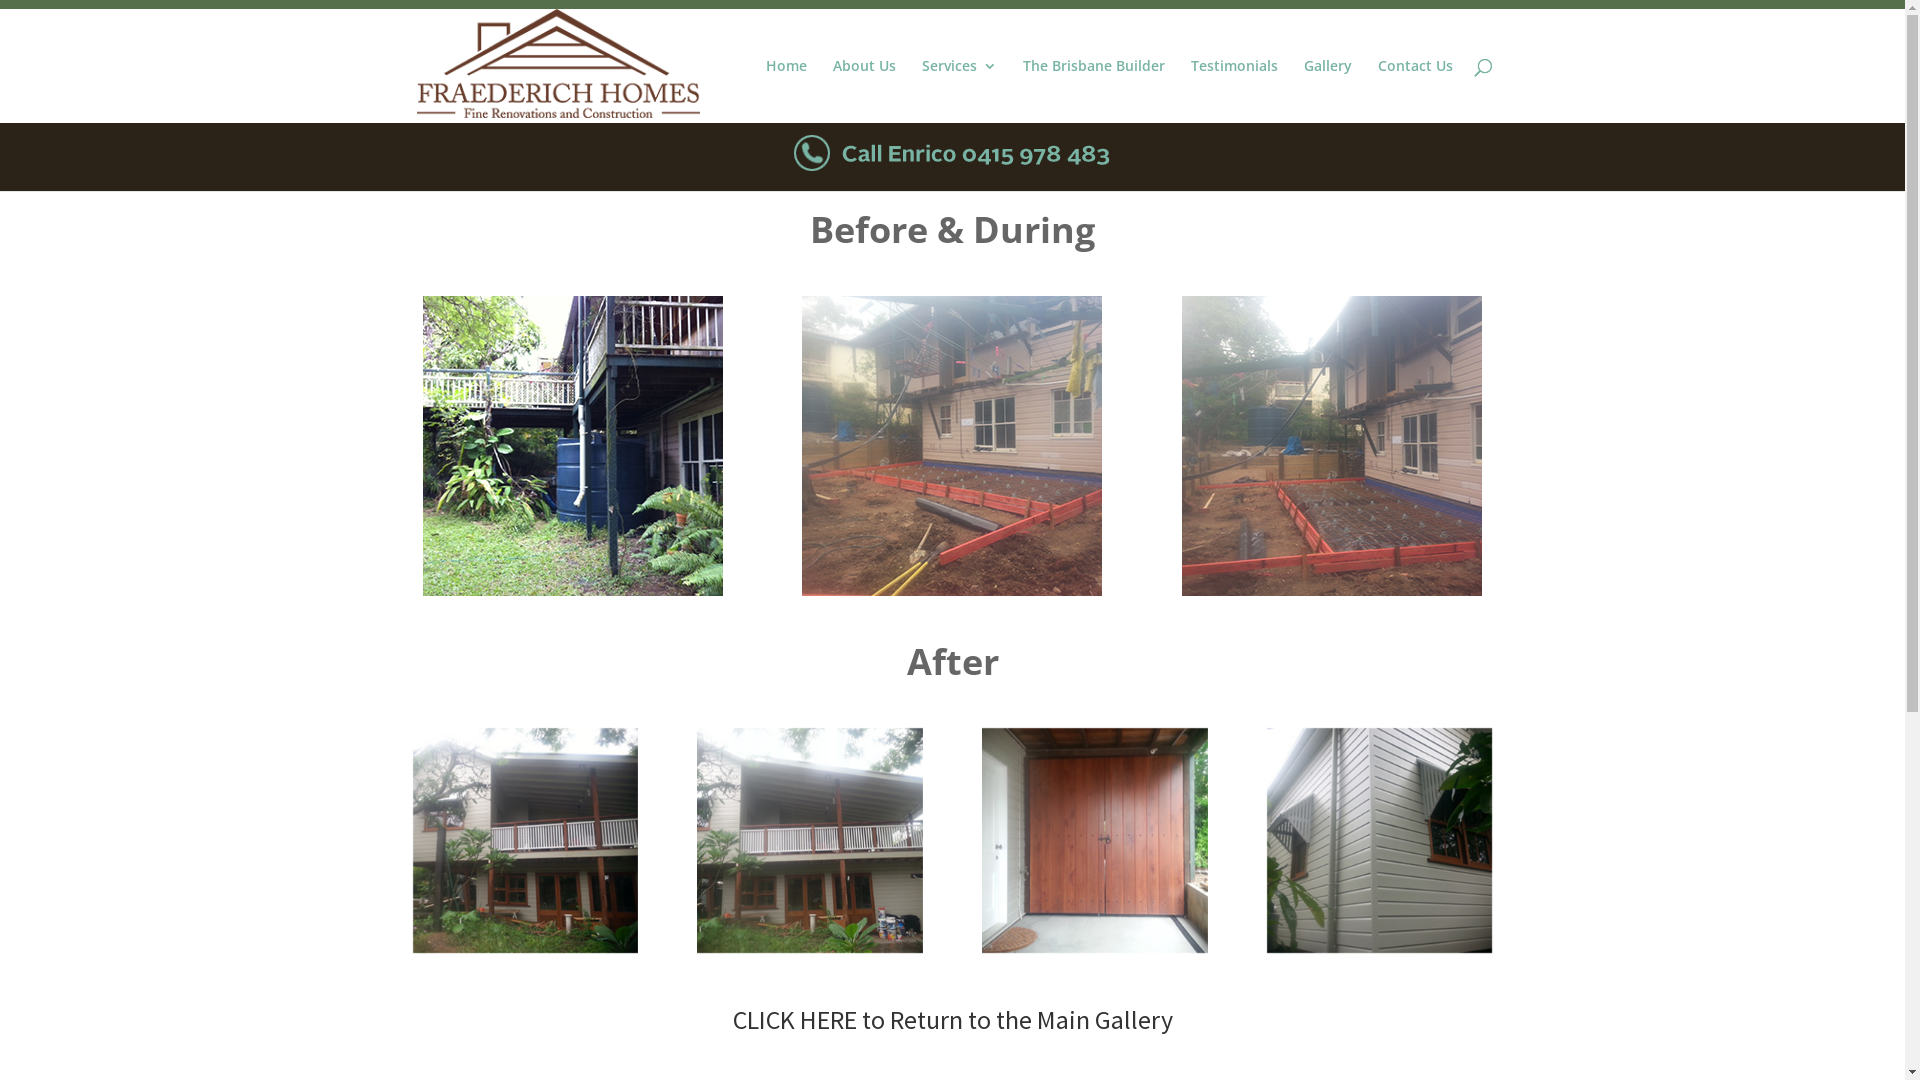  I want to click on 'Services', so click(958, 91).